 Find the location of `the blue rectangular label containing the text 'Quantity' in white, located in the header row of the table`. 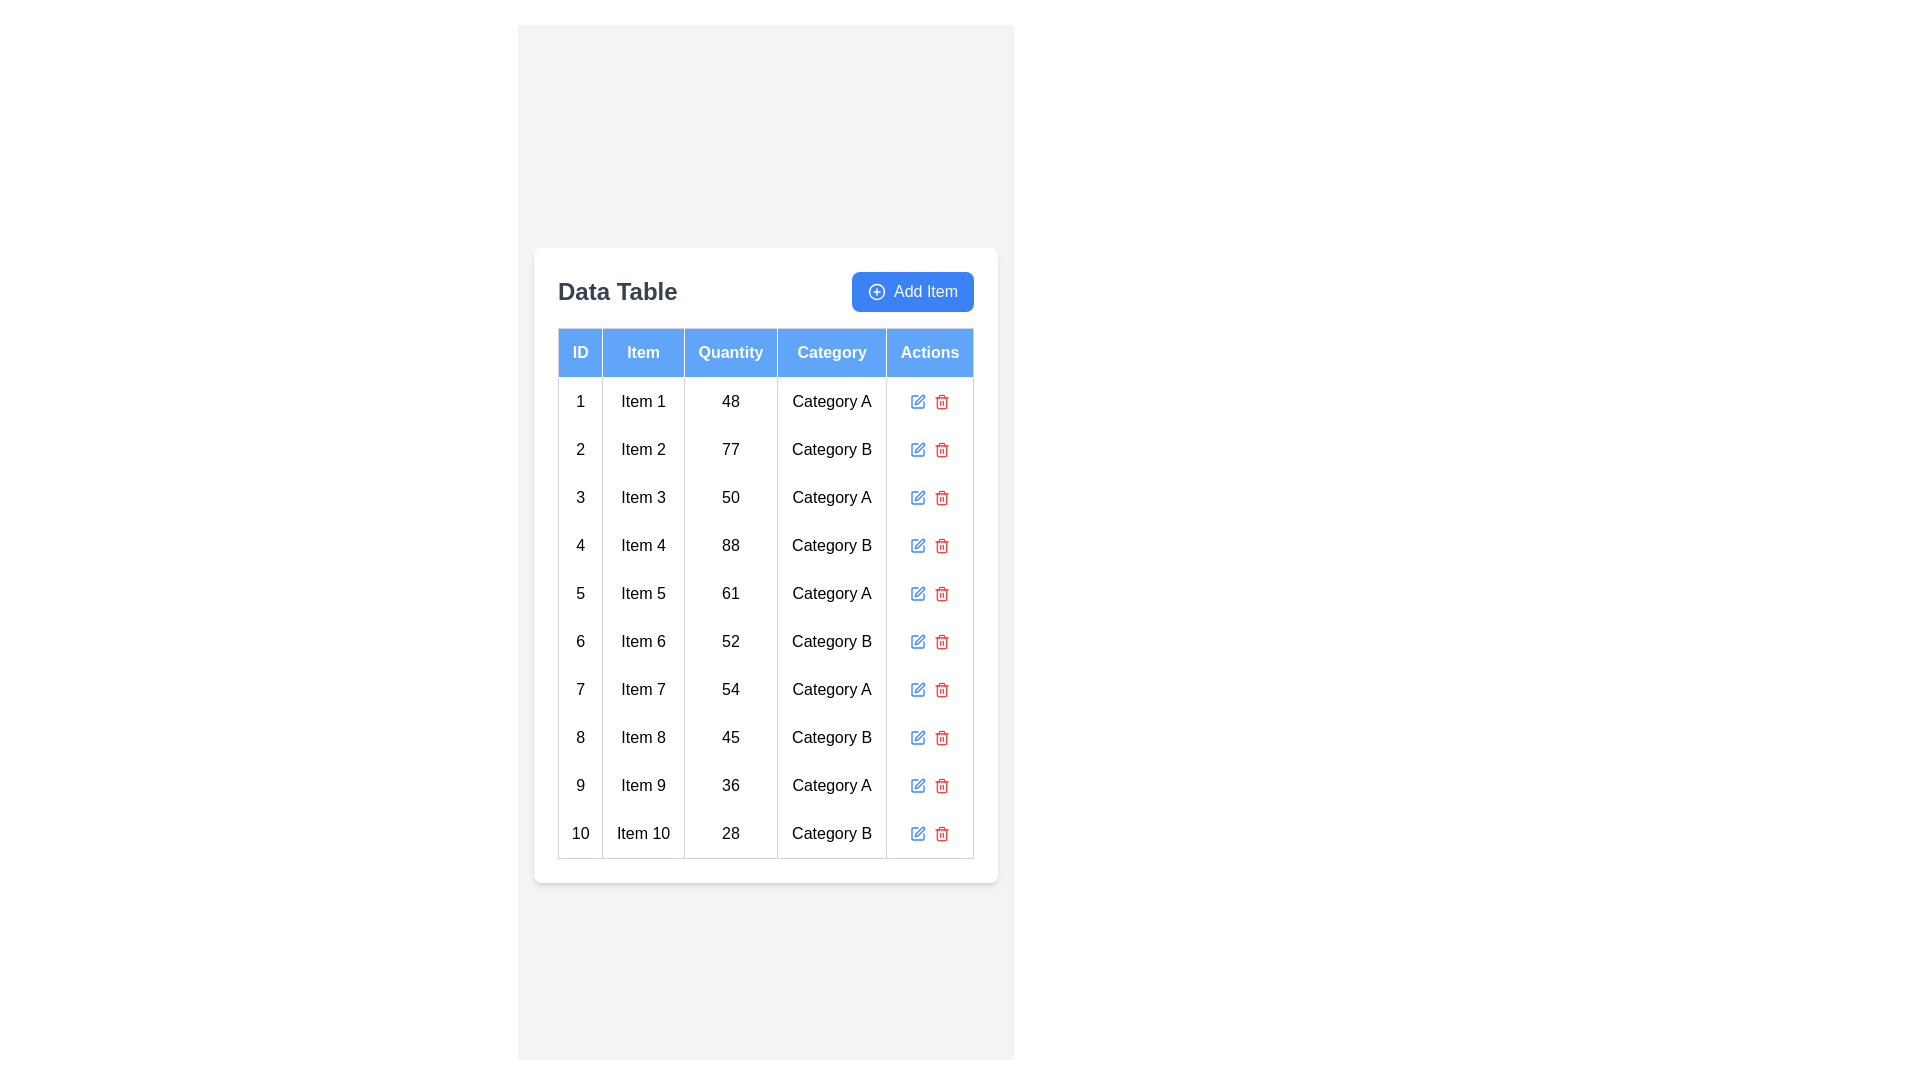

the blue rectangular label containing the text 'Quantity' in white, located in the header row of the table is located at coordinates (729, 351).